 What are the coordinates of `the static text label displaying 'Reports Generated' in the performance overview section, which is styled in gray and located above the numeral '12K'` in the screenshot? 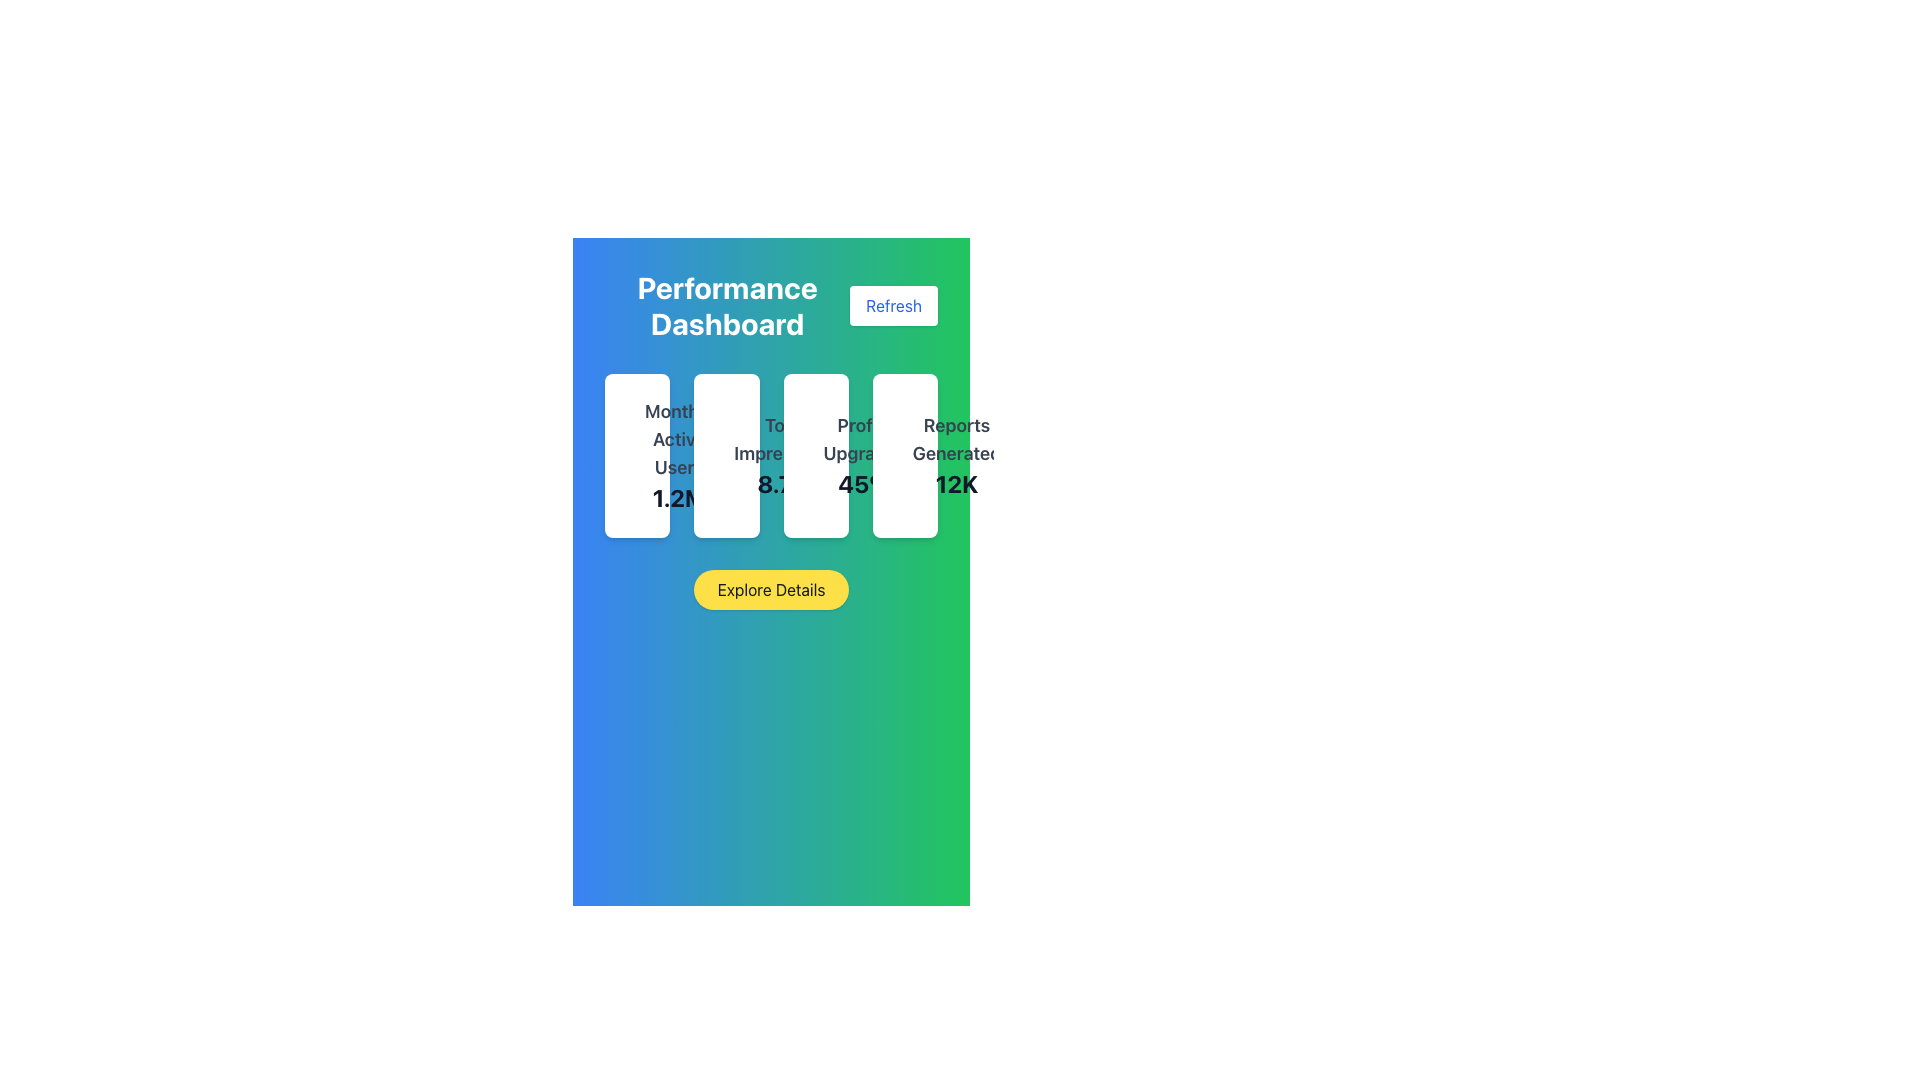 It's located at (955, 438).